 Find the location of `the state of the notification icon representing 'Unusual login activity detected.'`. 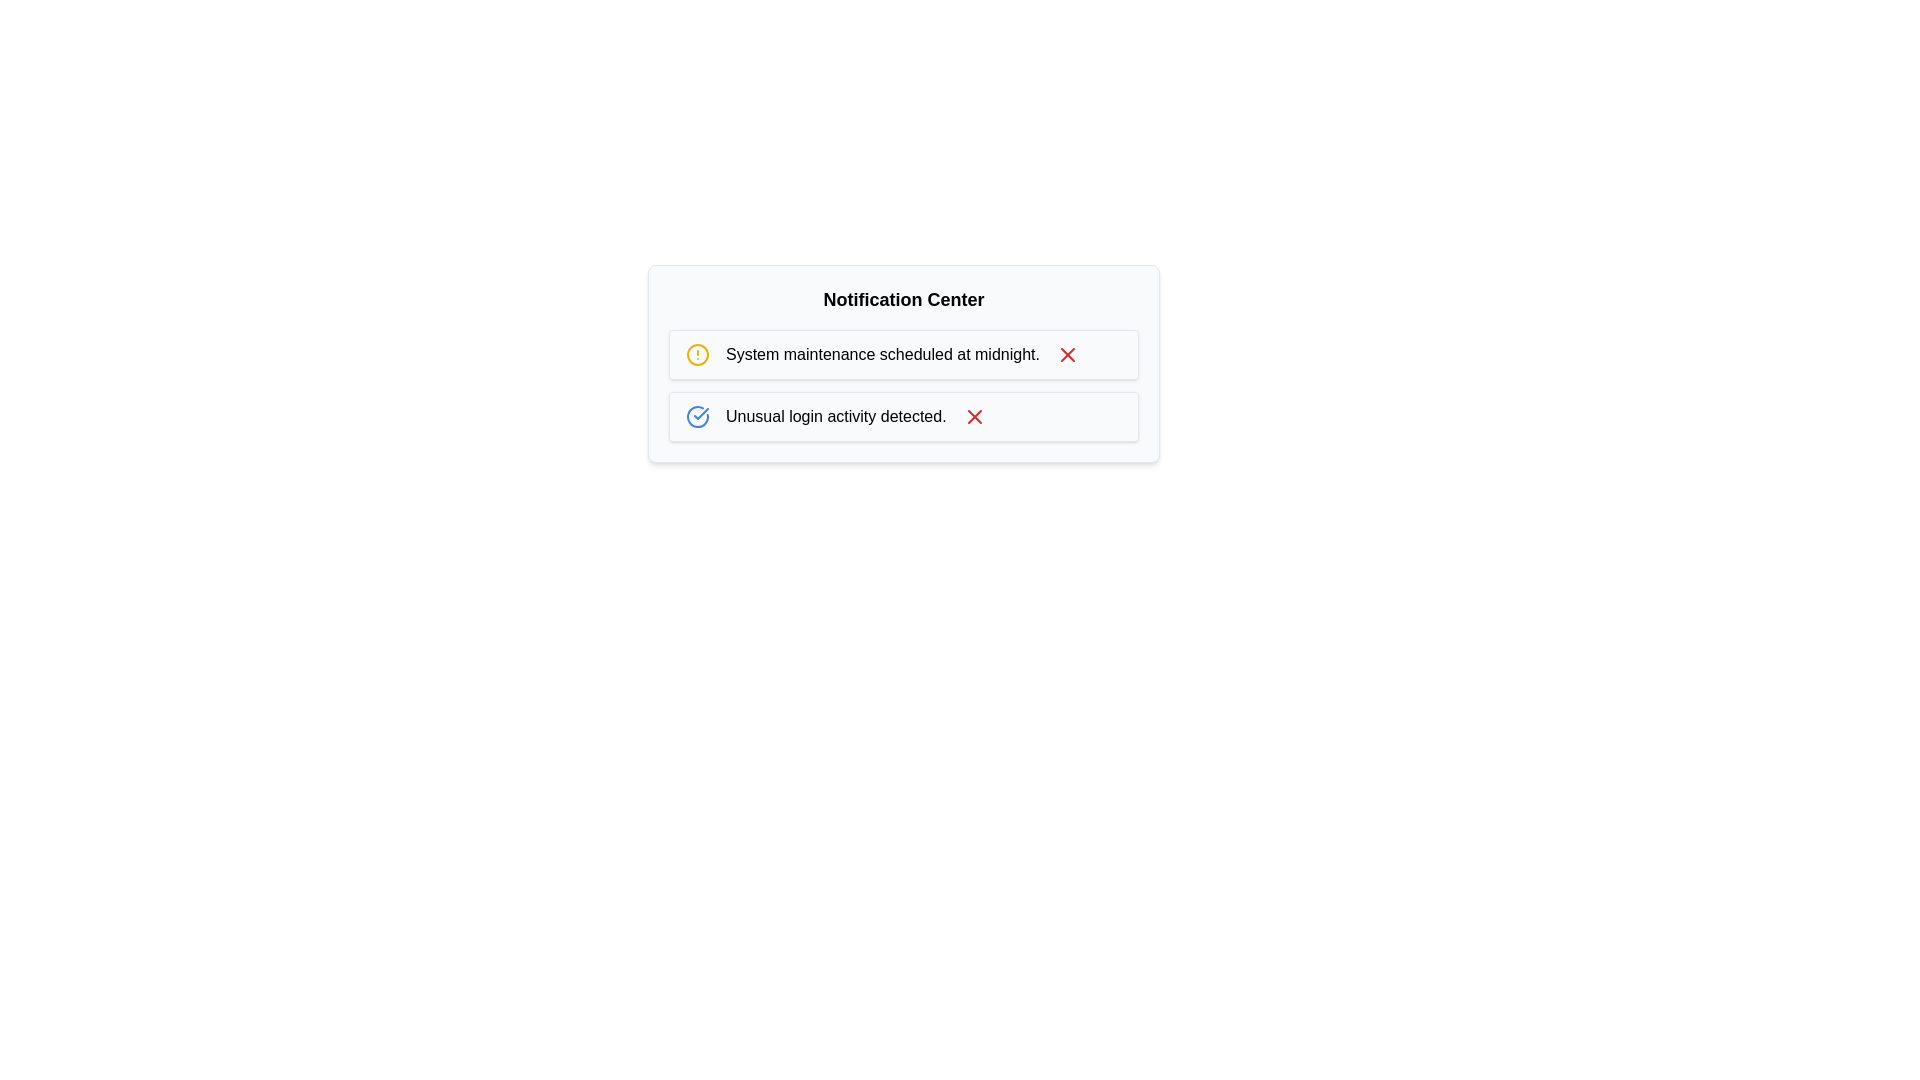

the state of the notification icon representing 'Unusual login activity detected.' is located at coordinates (697, 415).